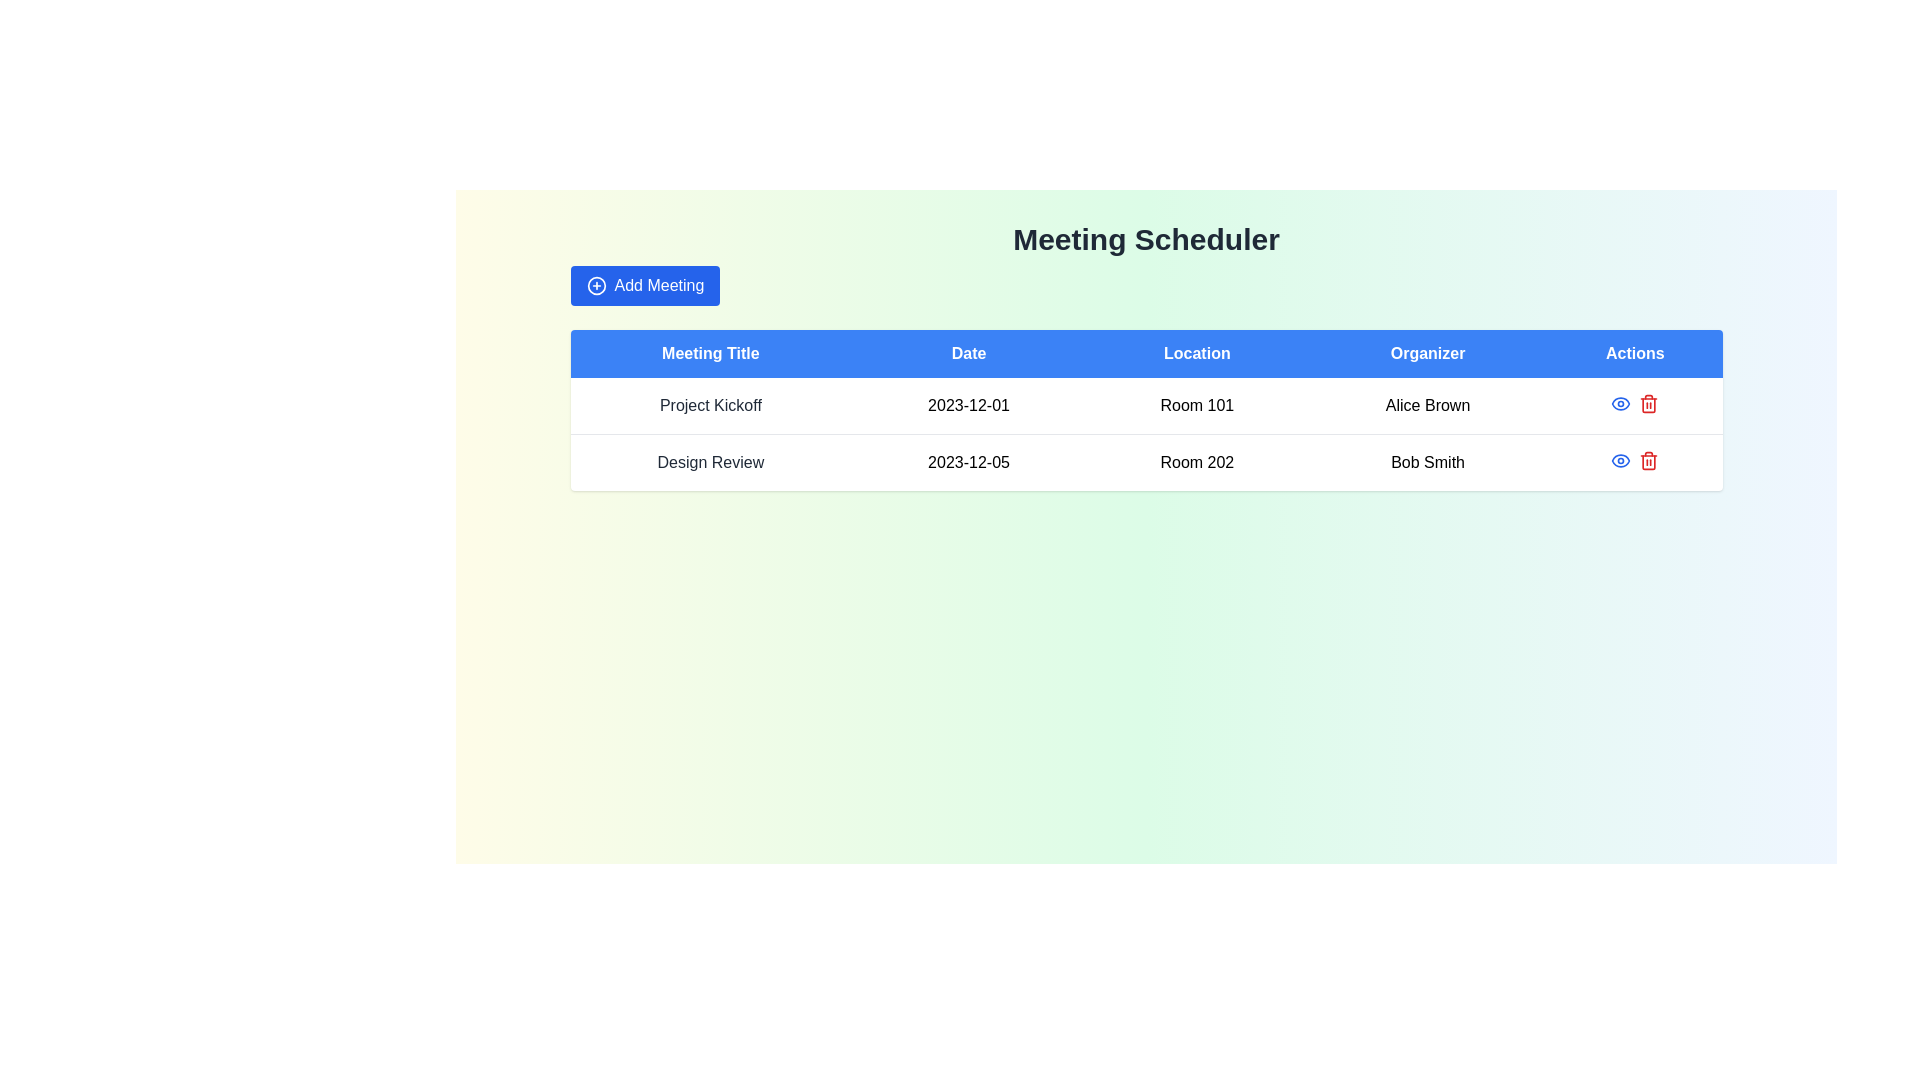 This screenshot has height=1080, width=1920. Describe the element at coordinates (1649, 461) in the screenshot. I see `the red trash bin icon in the second row of the table under the 'Actions' column` at that location.